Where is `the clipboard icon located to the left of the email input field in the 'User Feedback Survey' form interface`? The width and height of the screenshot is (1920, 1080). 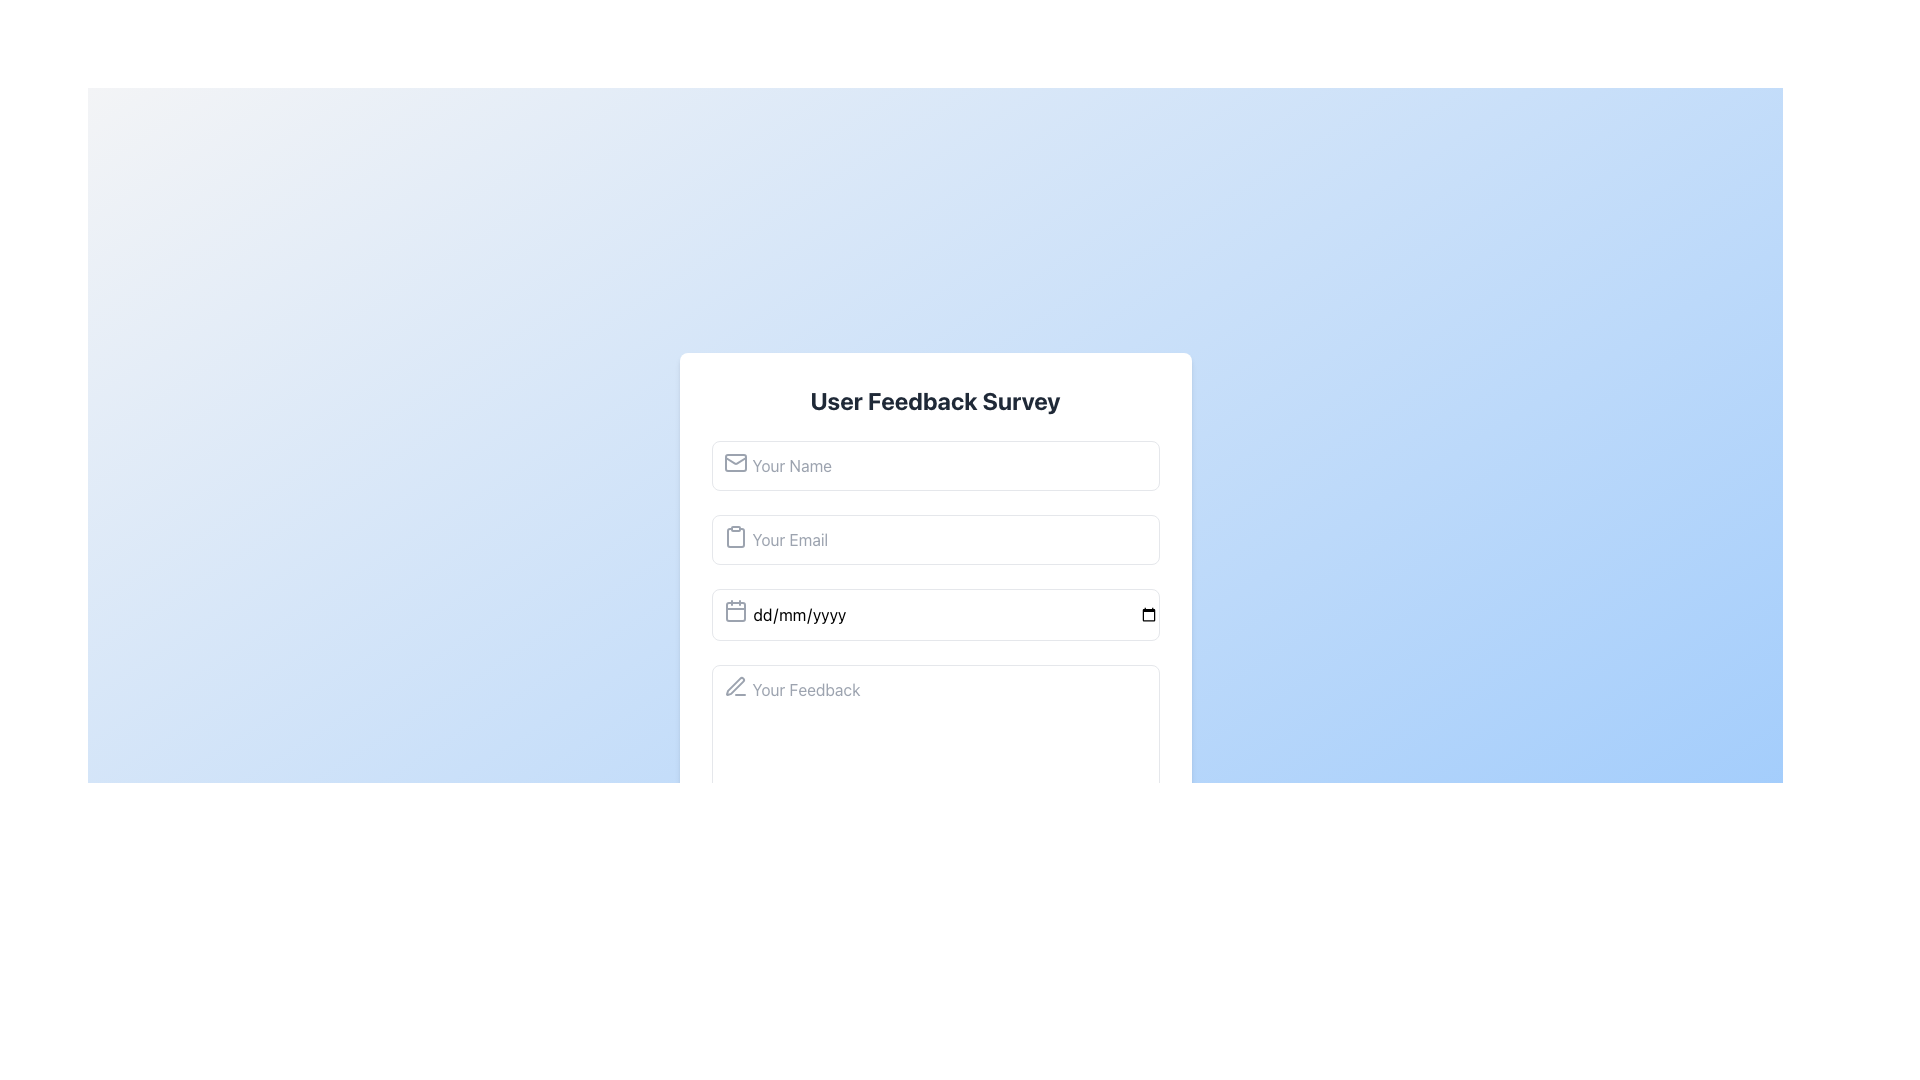
the clipboard icon located to the left of the email input field in the 'User Feedback Survey' form interface is located at coordinates (734, 535).